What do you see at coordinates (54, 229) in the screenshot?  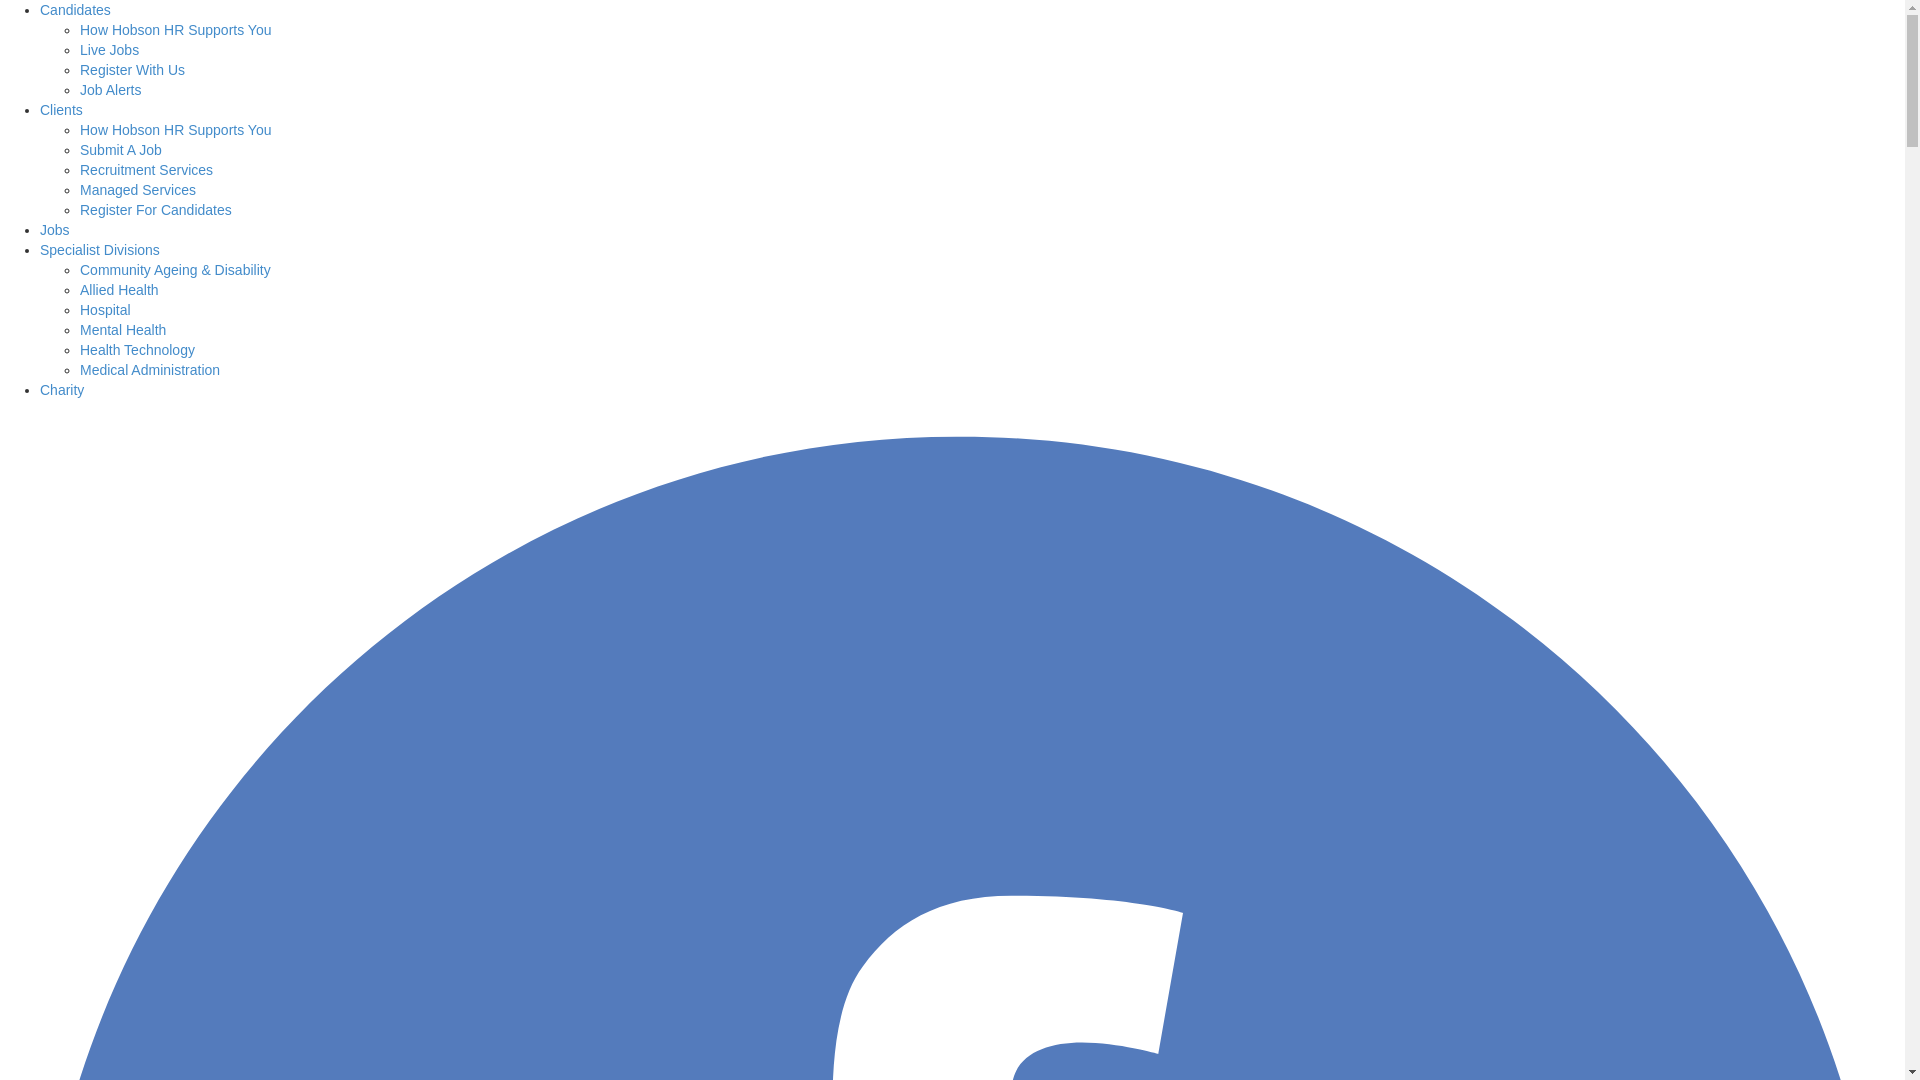 I see `'Jobs'` at bounding box center [54, 229].